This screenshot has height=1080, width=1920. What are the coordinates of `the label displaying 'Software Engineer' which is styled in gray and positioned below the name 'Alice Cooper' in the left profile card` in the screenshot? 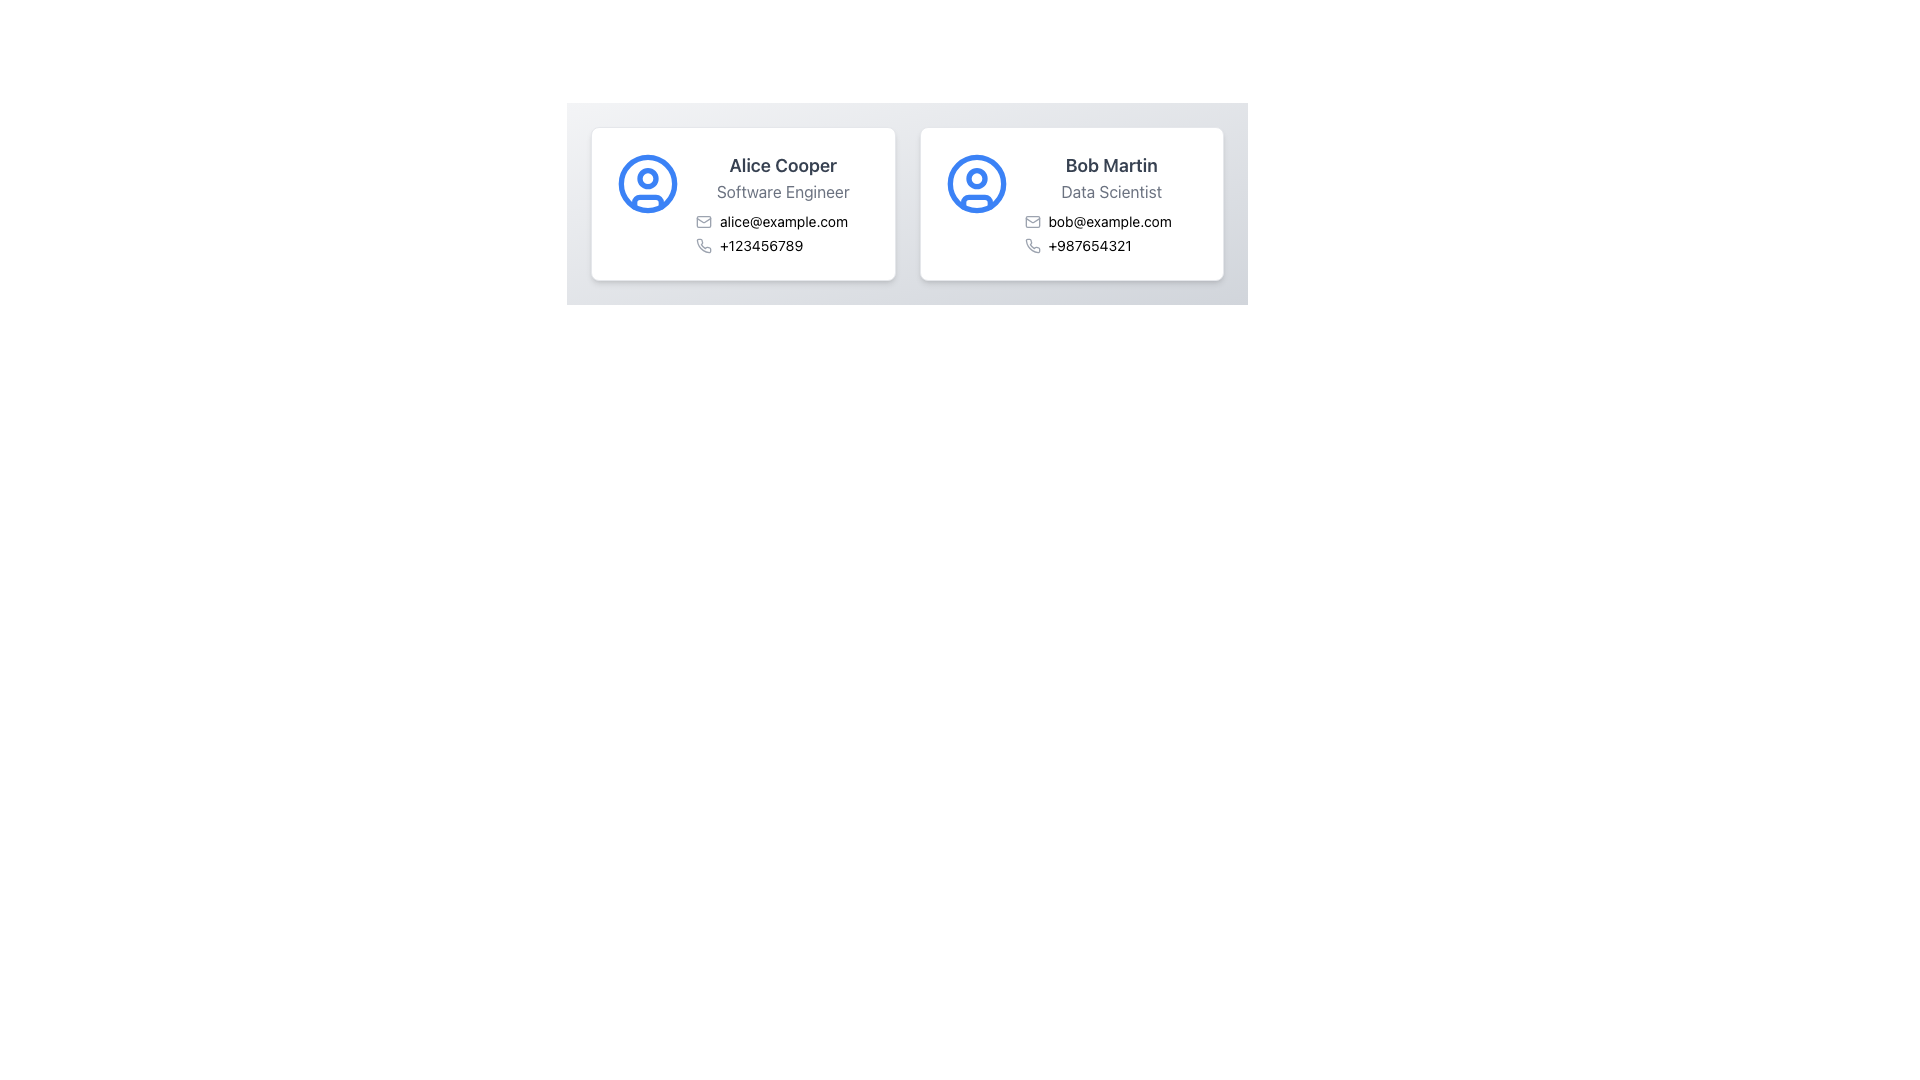 It's located at (782, 192).